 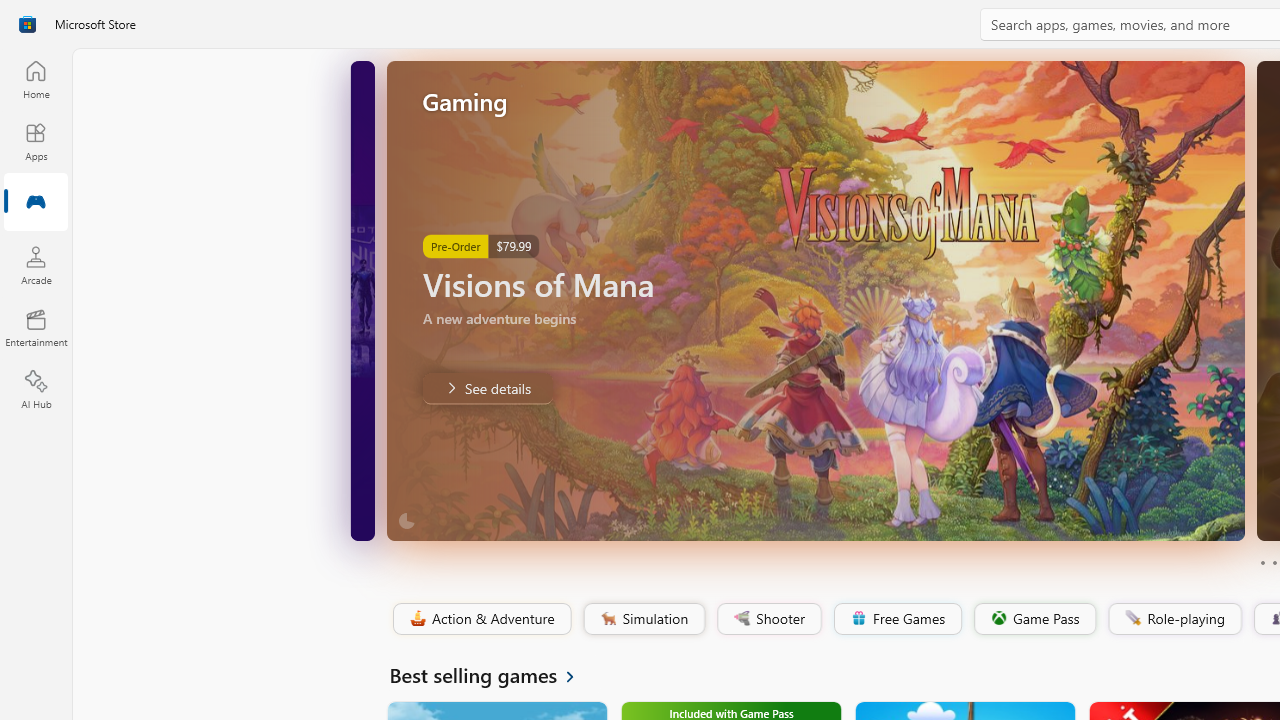 I want to click on 'AutomationID: Image', so click(x=815, y=300).